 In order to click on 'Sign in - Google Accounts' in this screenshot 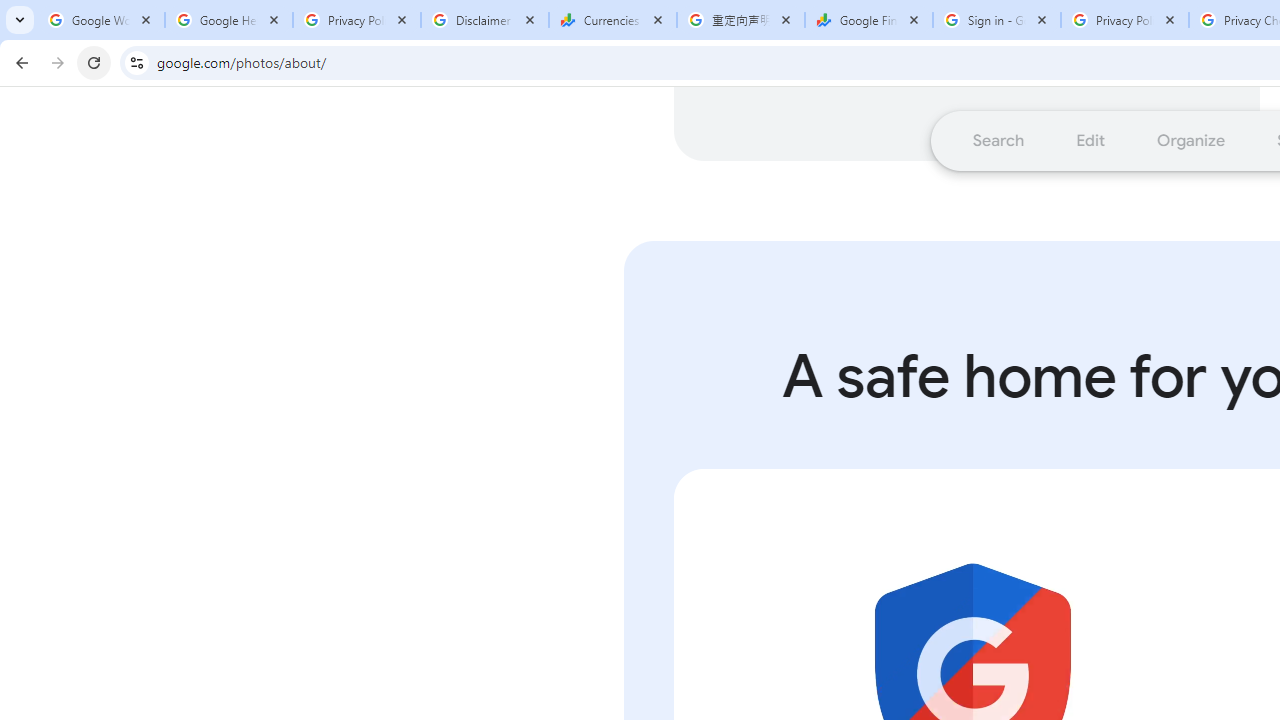, I will do `click(997, 20)`.